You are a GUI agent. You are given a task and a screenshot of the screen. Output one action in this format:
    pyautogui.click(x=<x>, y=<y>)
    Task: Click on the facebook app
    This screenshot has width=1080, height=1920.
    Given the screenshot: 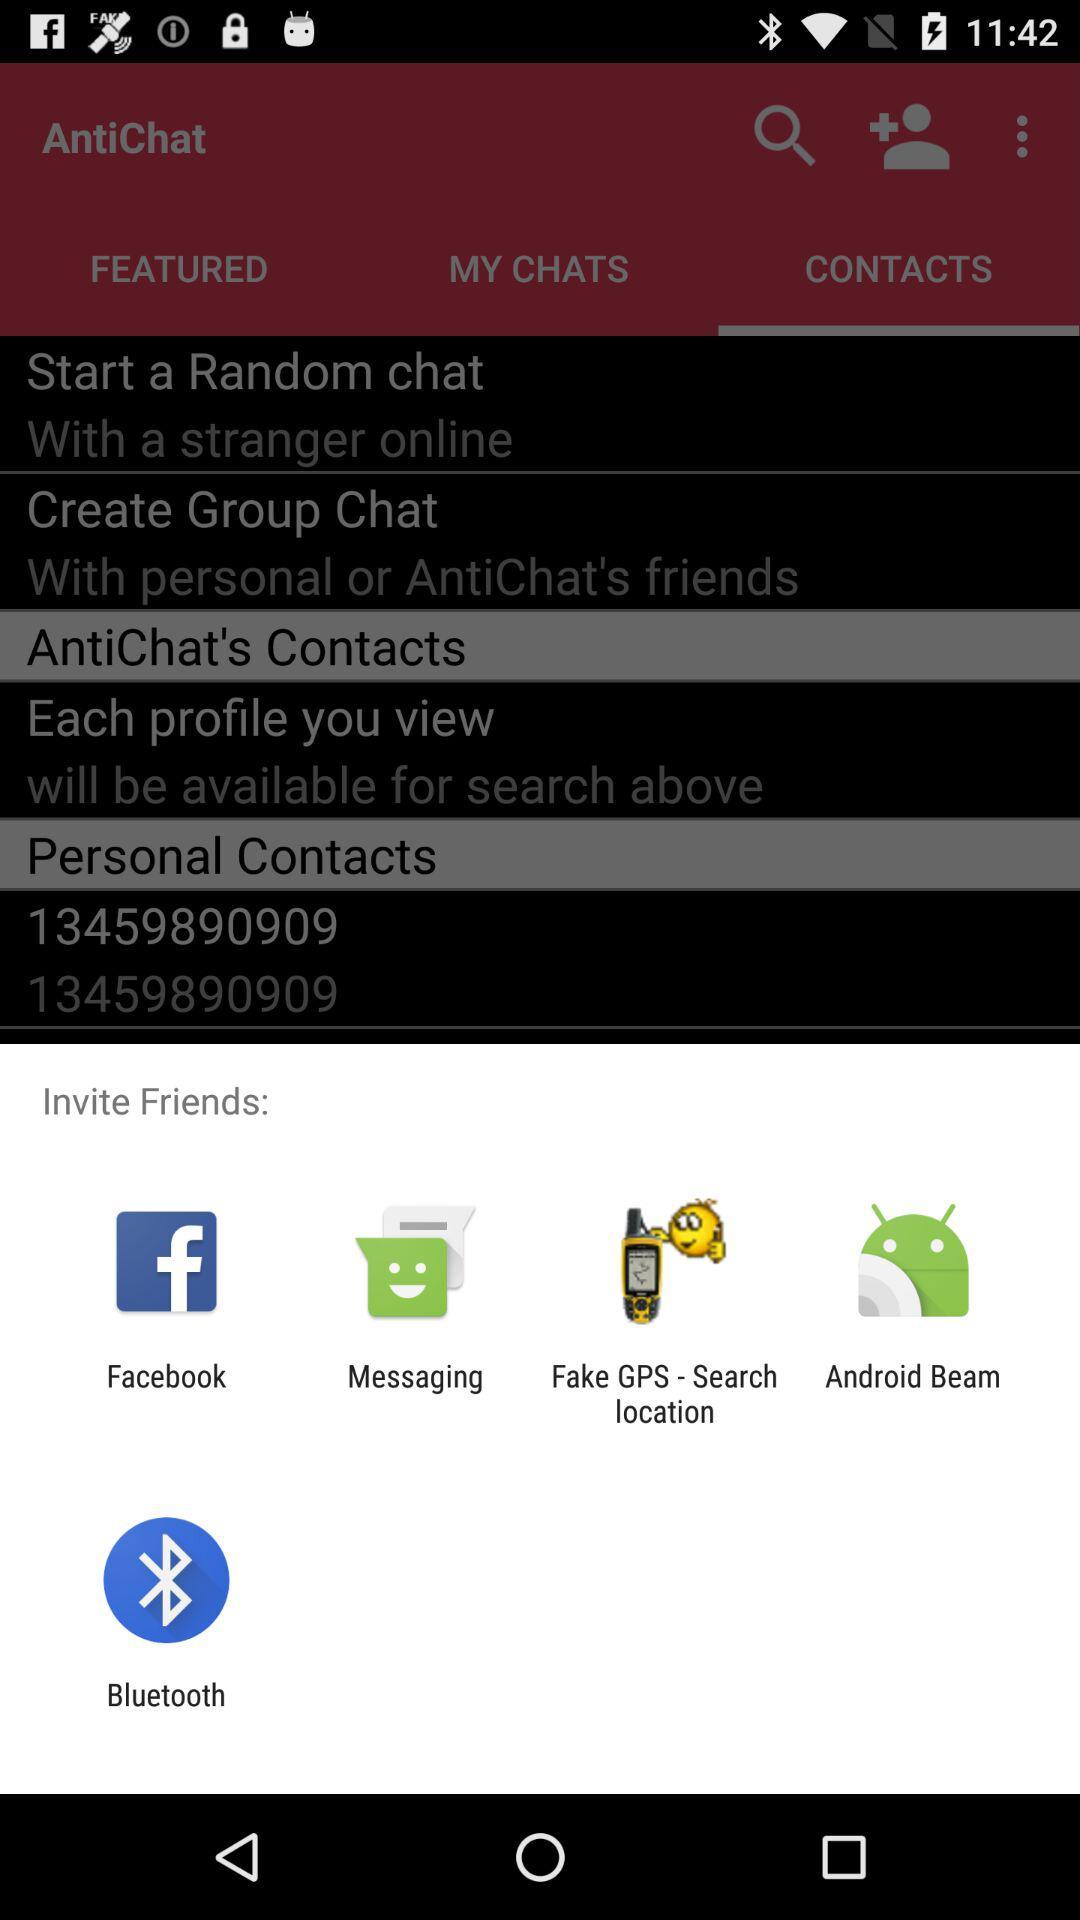 What is the action you would take?
    pyautogui.click(x=165, y=1392)
    